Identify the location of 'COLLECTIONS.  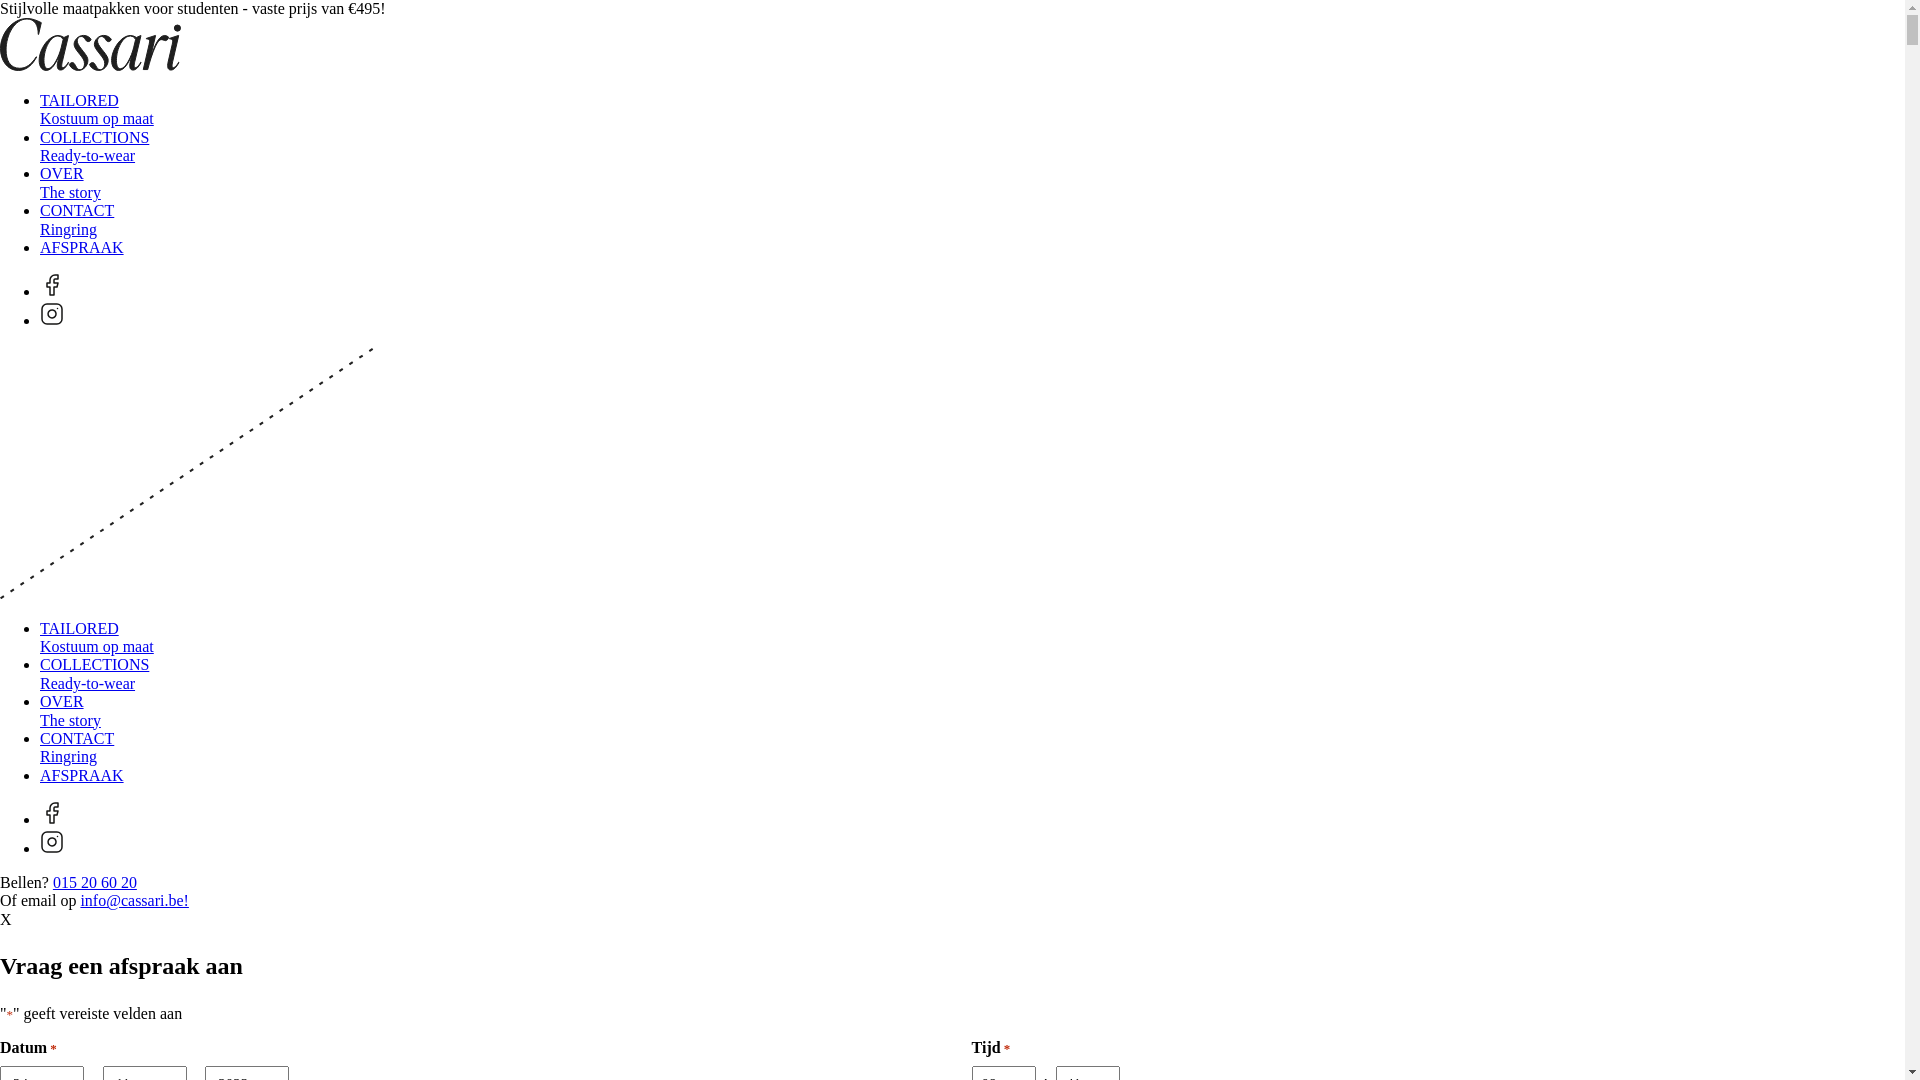
(93, 145).